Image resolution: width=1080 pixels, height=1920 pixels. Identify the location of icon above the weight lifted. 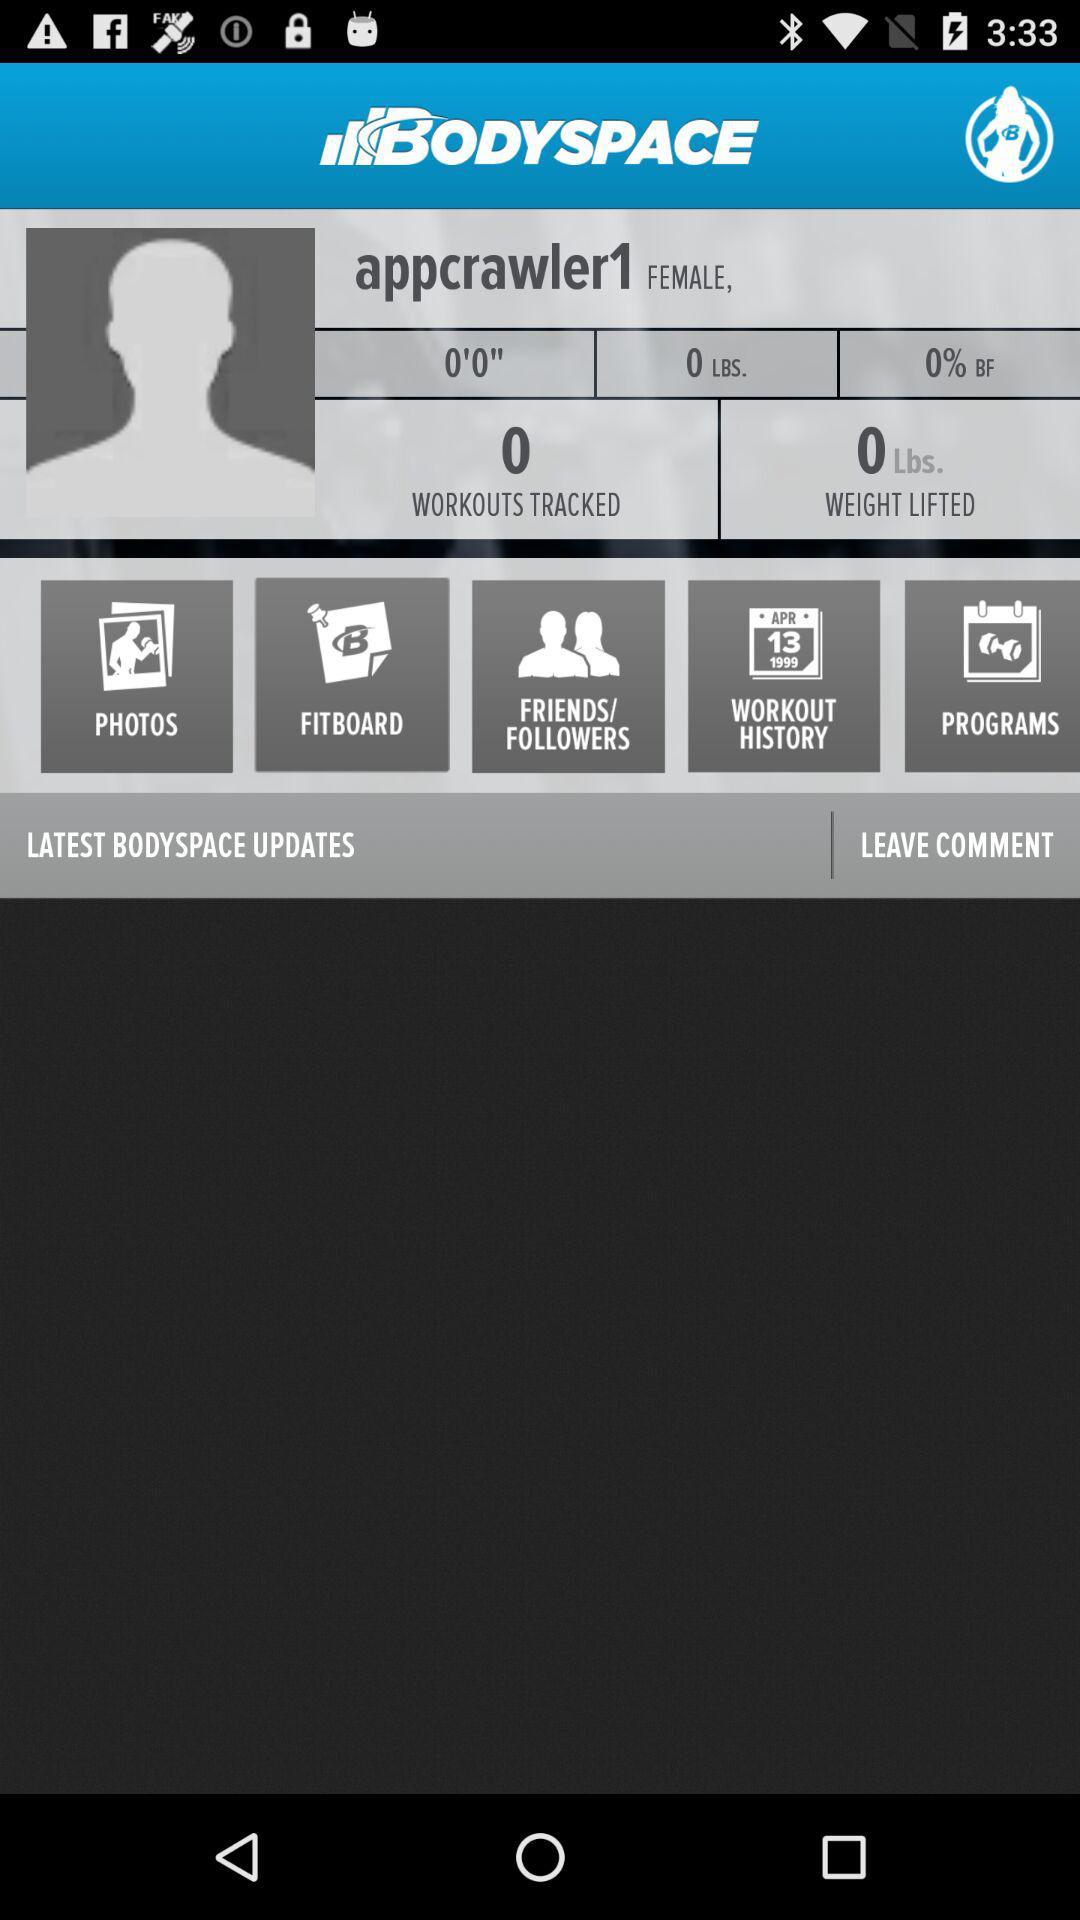
(984, 368).